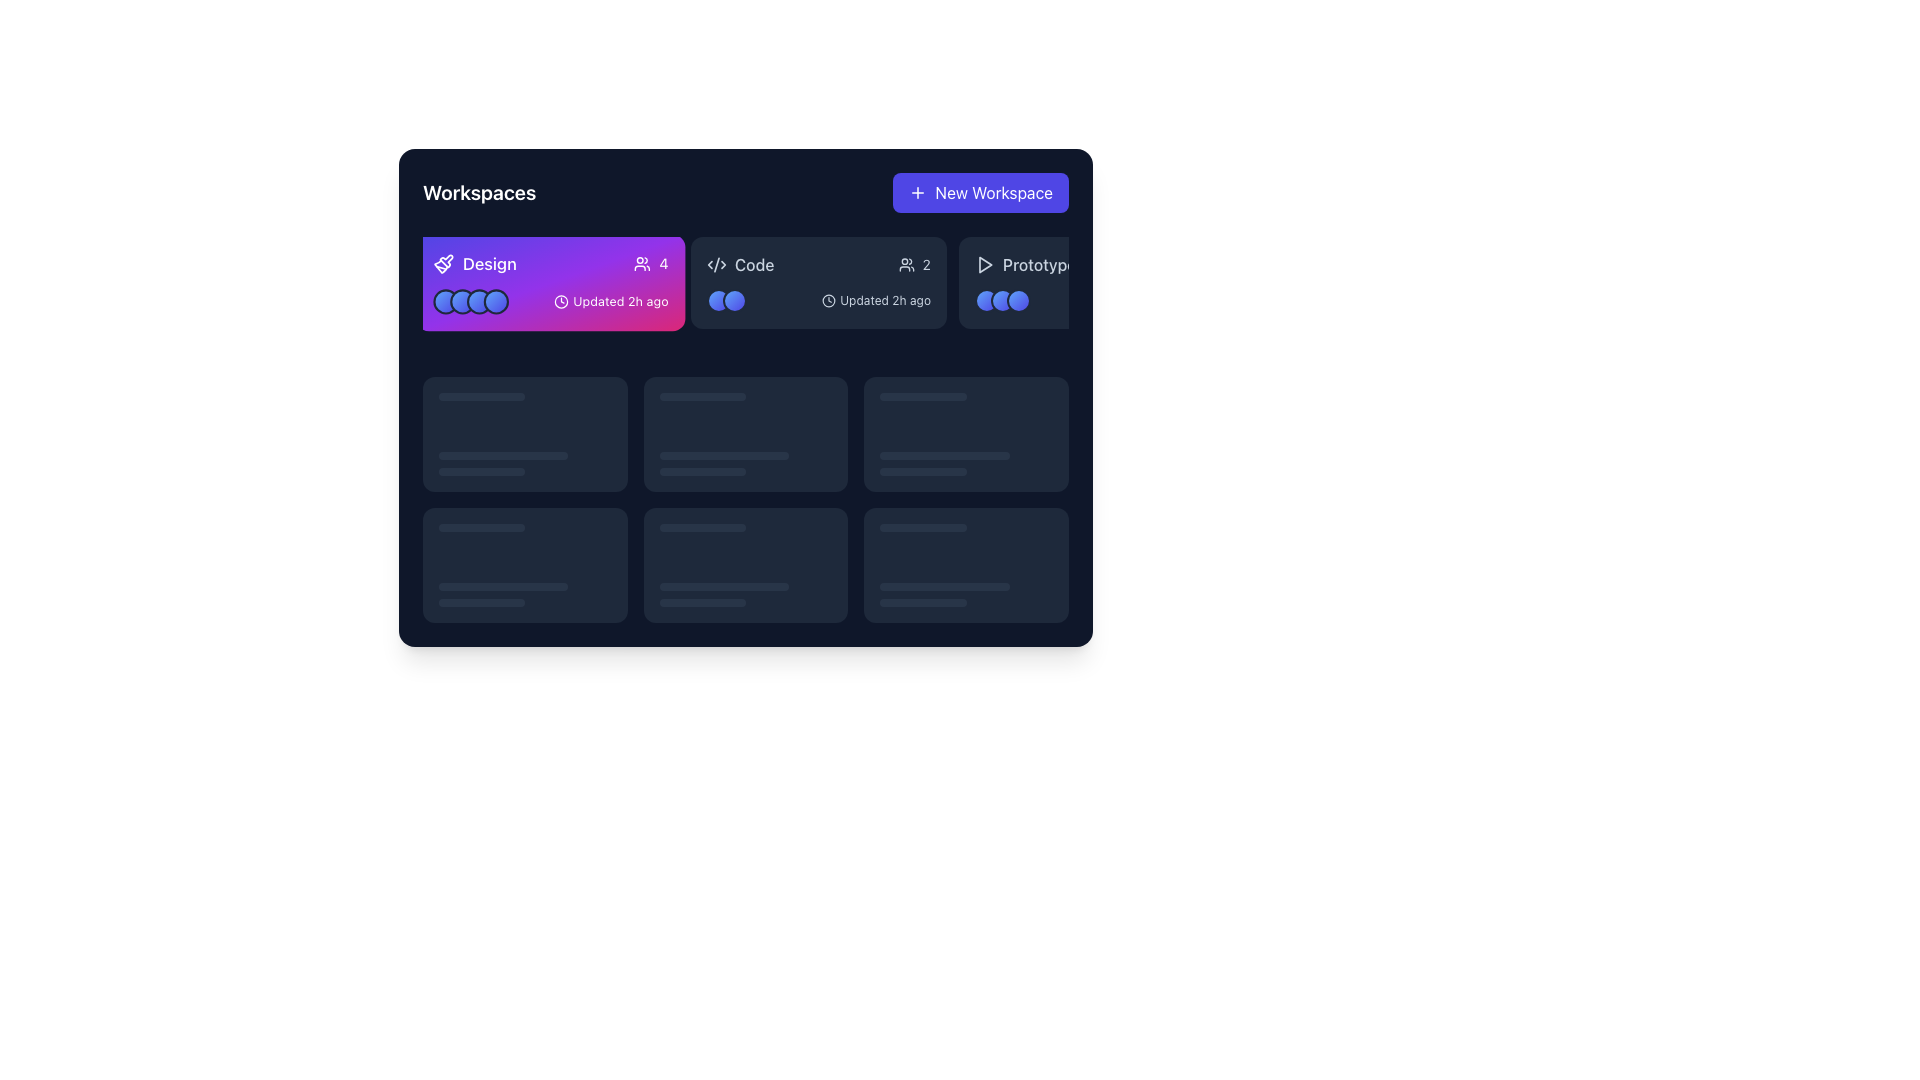 The image size is (1920, 1080). Describe the element at coordinates (610, 301) in the screenshot. I see `the Text Label with Icon that provides information about the last update time of the corresponding workspace, located within the 'Design' card in the 'Workspaces' section, to the right of the user count indicator and below the card's header` at that location.